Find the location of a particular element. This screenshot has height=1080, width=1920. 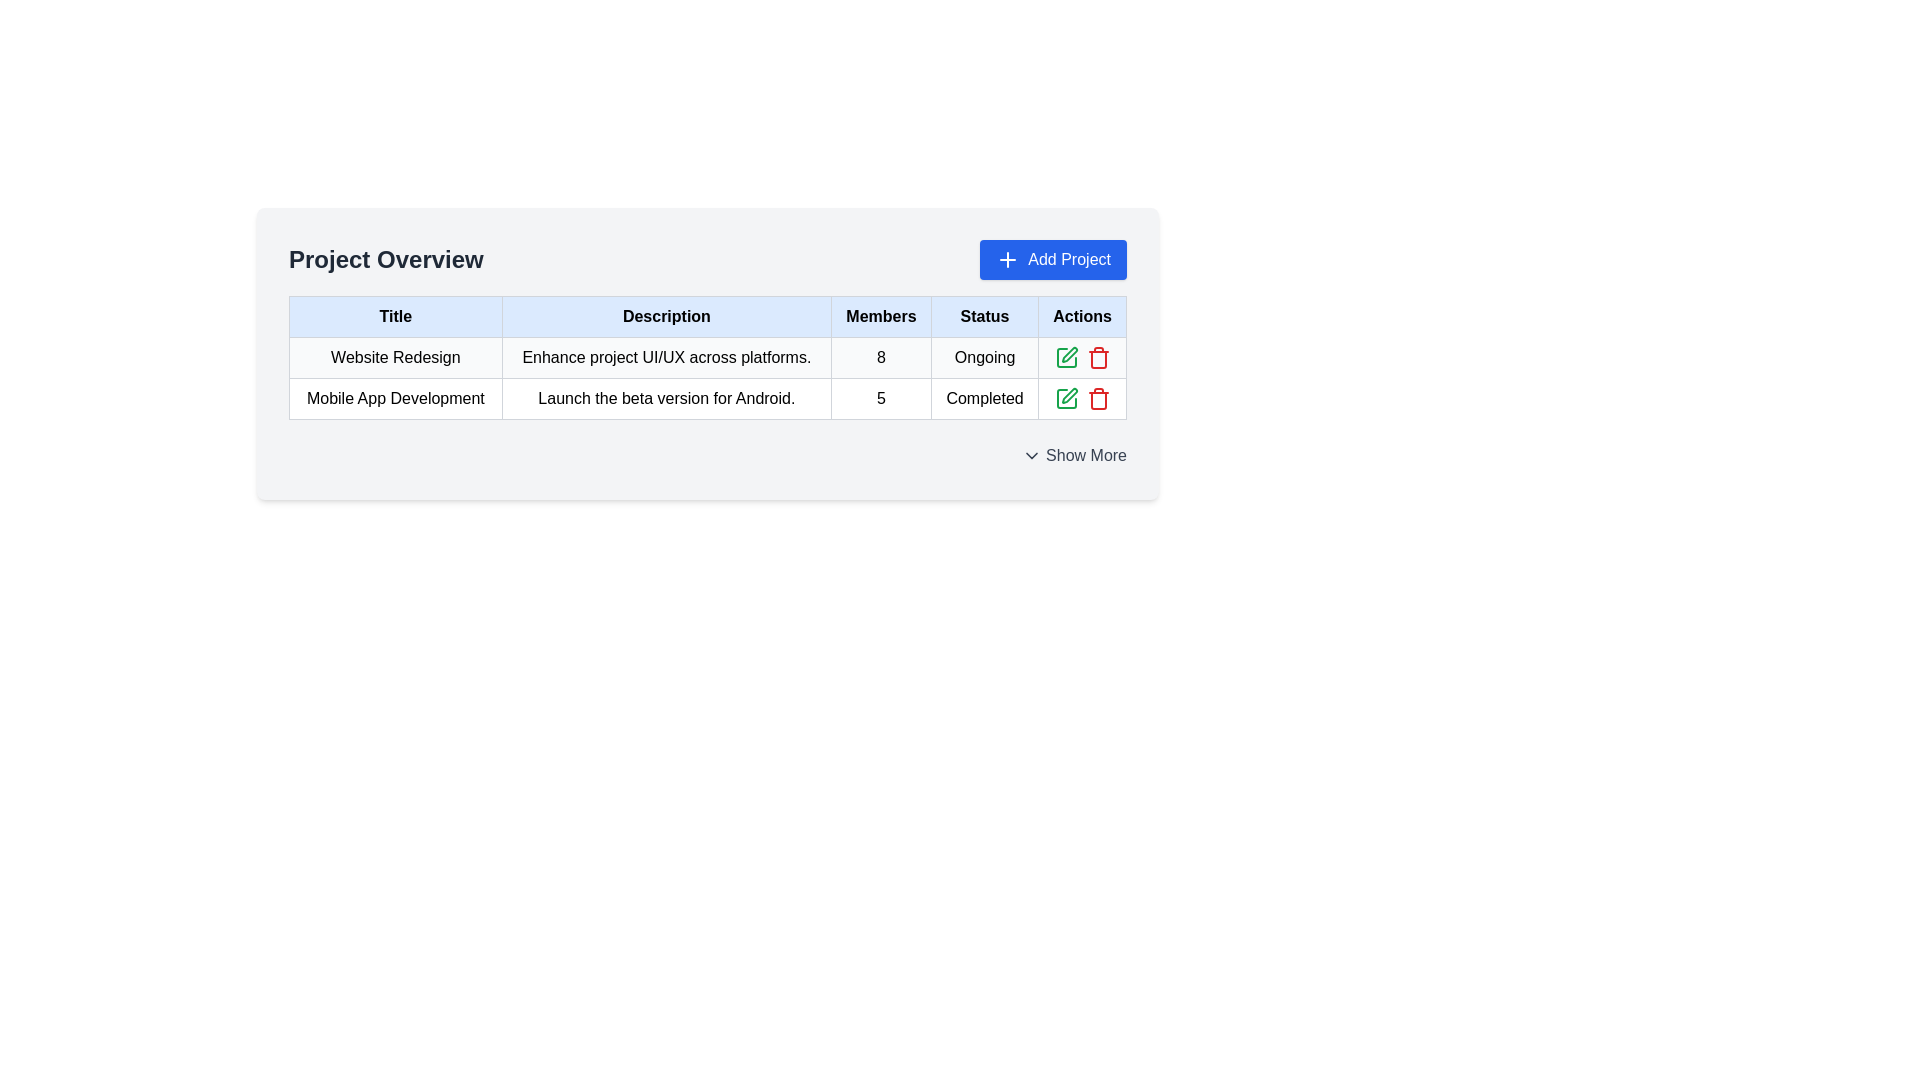

the Text Label located in the second row of the table under the 'Description' column, positioned between 'Mobile App Development' and '5' is located at coordinates (666, 398).